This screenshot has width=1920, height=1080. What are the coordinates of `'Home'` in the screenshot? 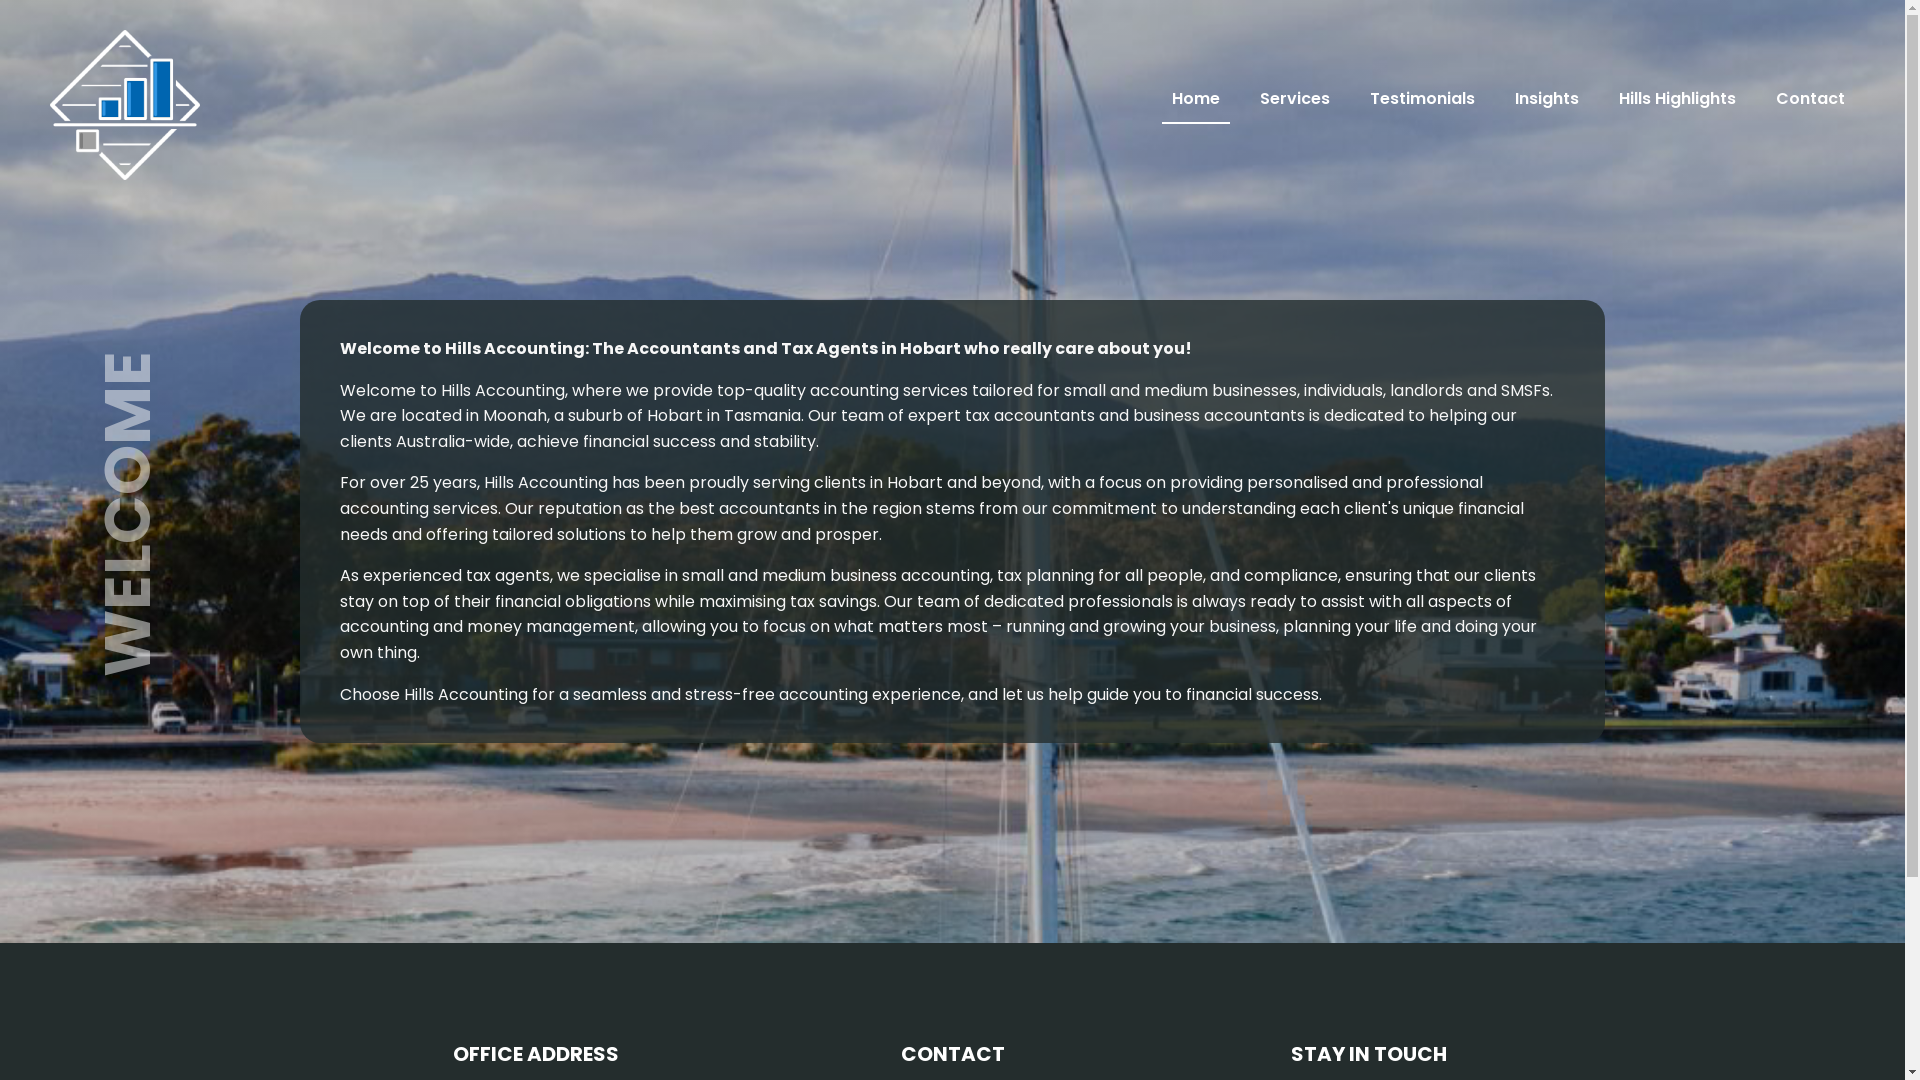 It's located at (1195, 104).